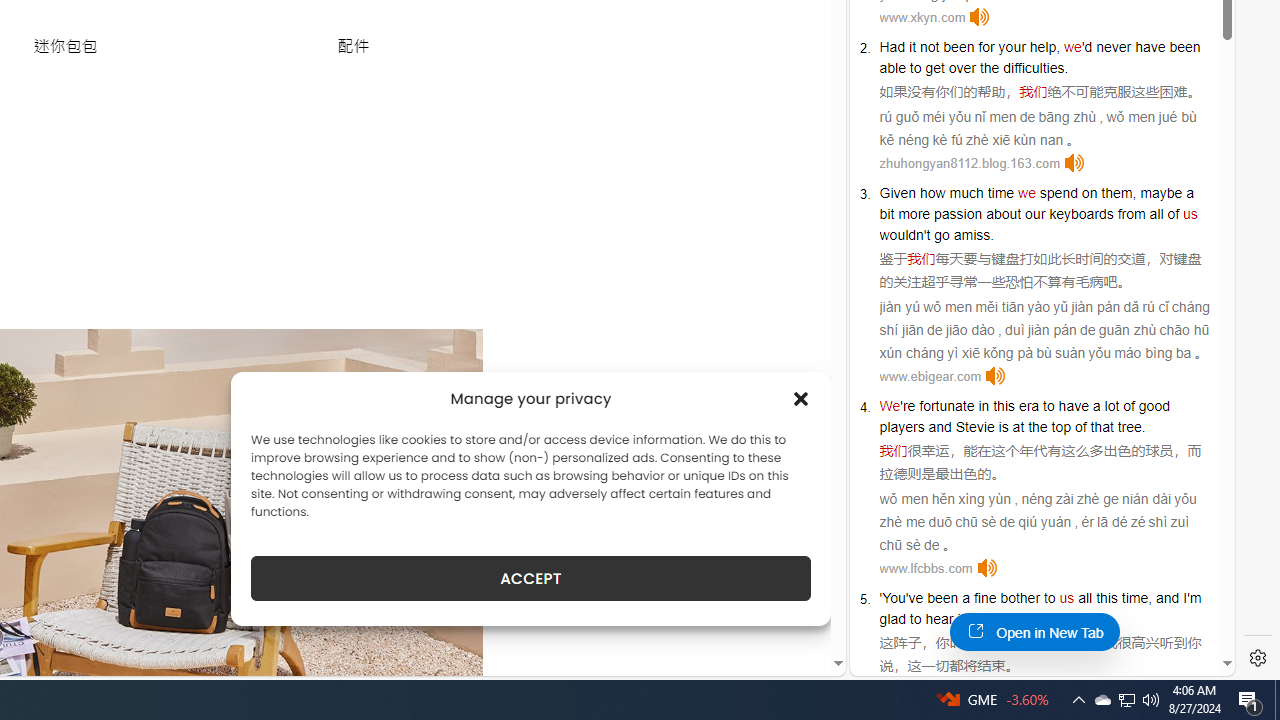  I want to click on 'spend', so click(1057, 192).